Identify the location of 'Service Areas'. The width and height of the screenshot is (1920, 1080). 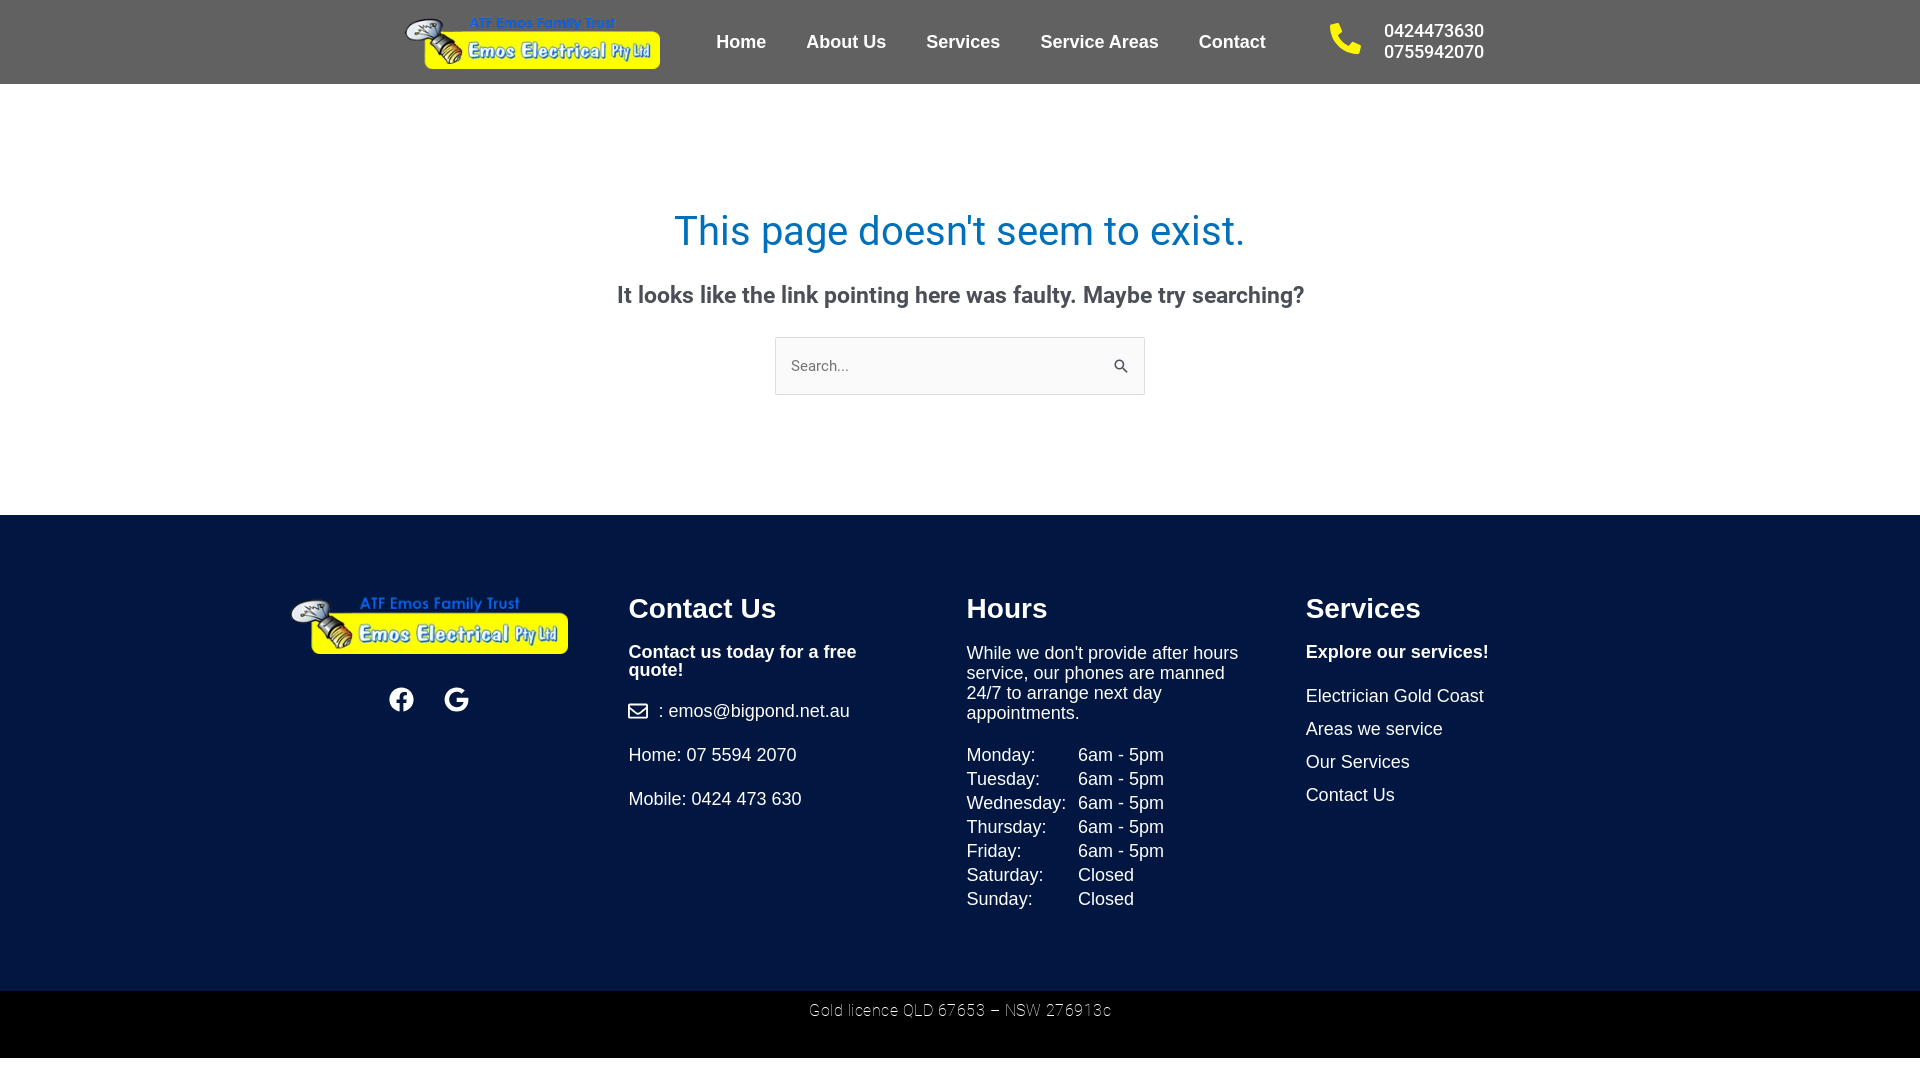
(1098, 42).